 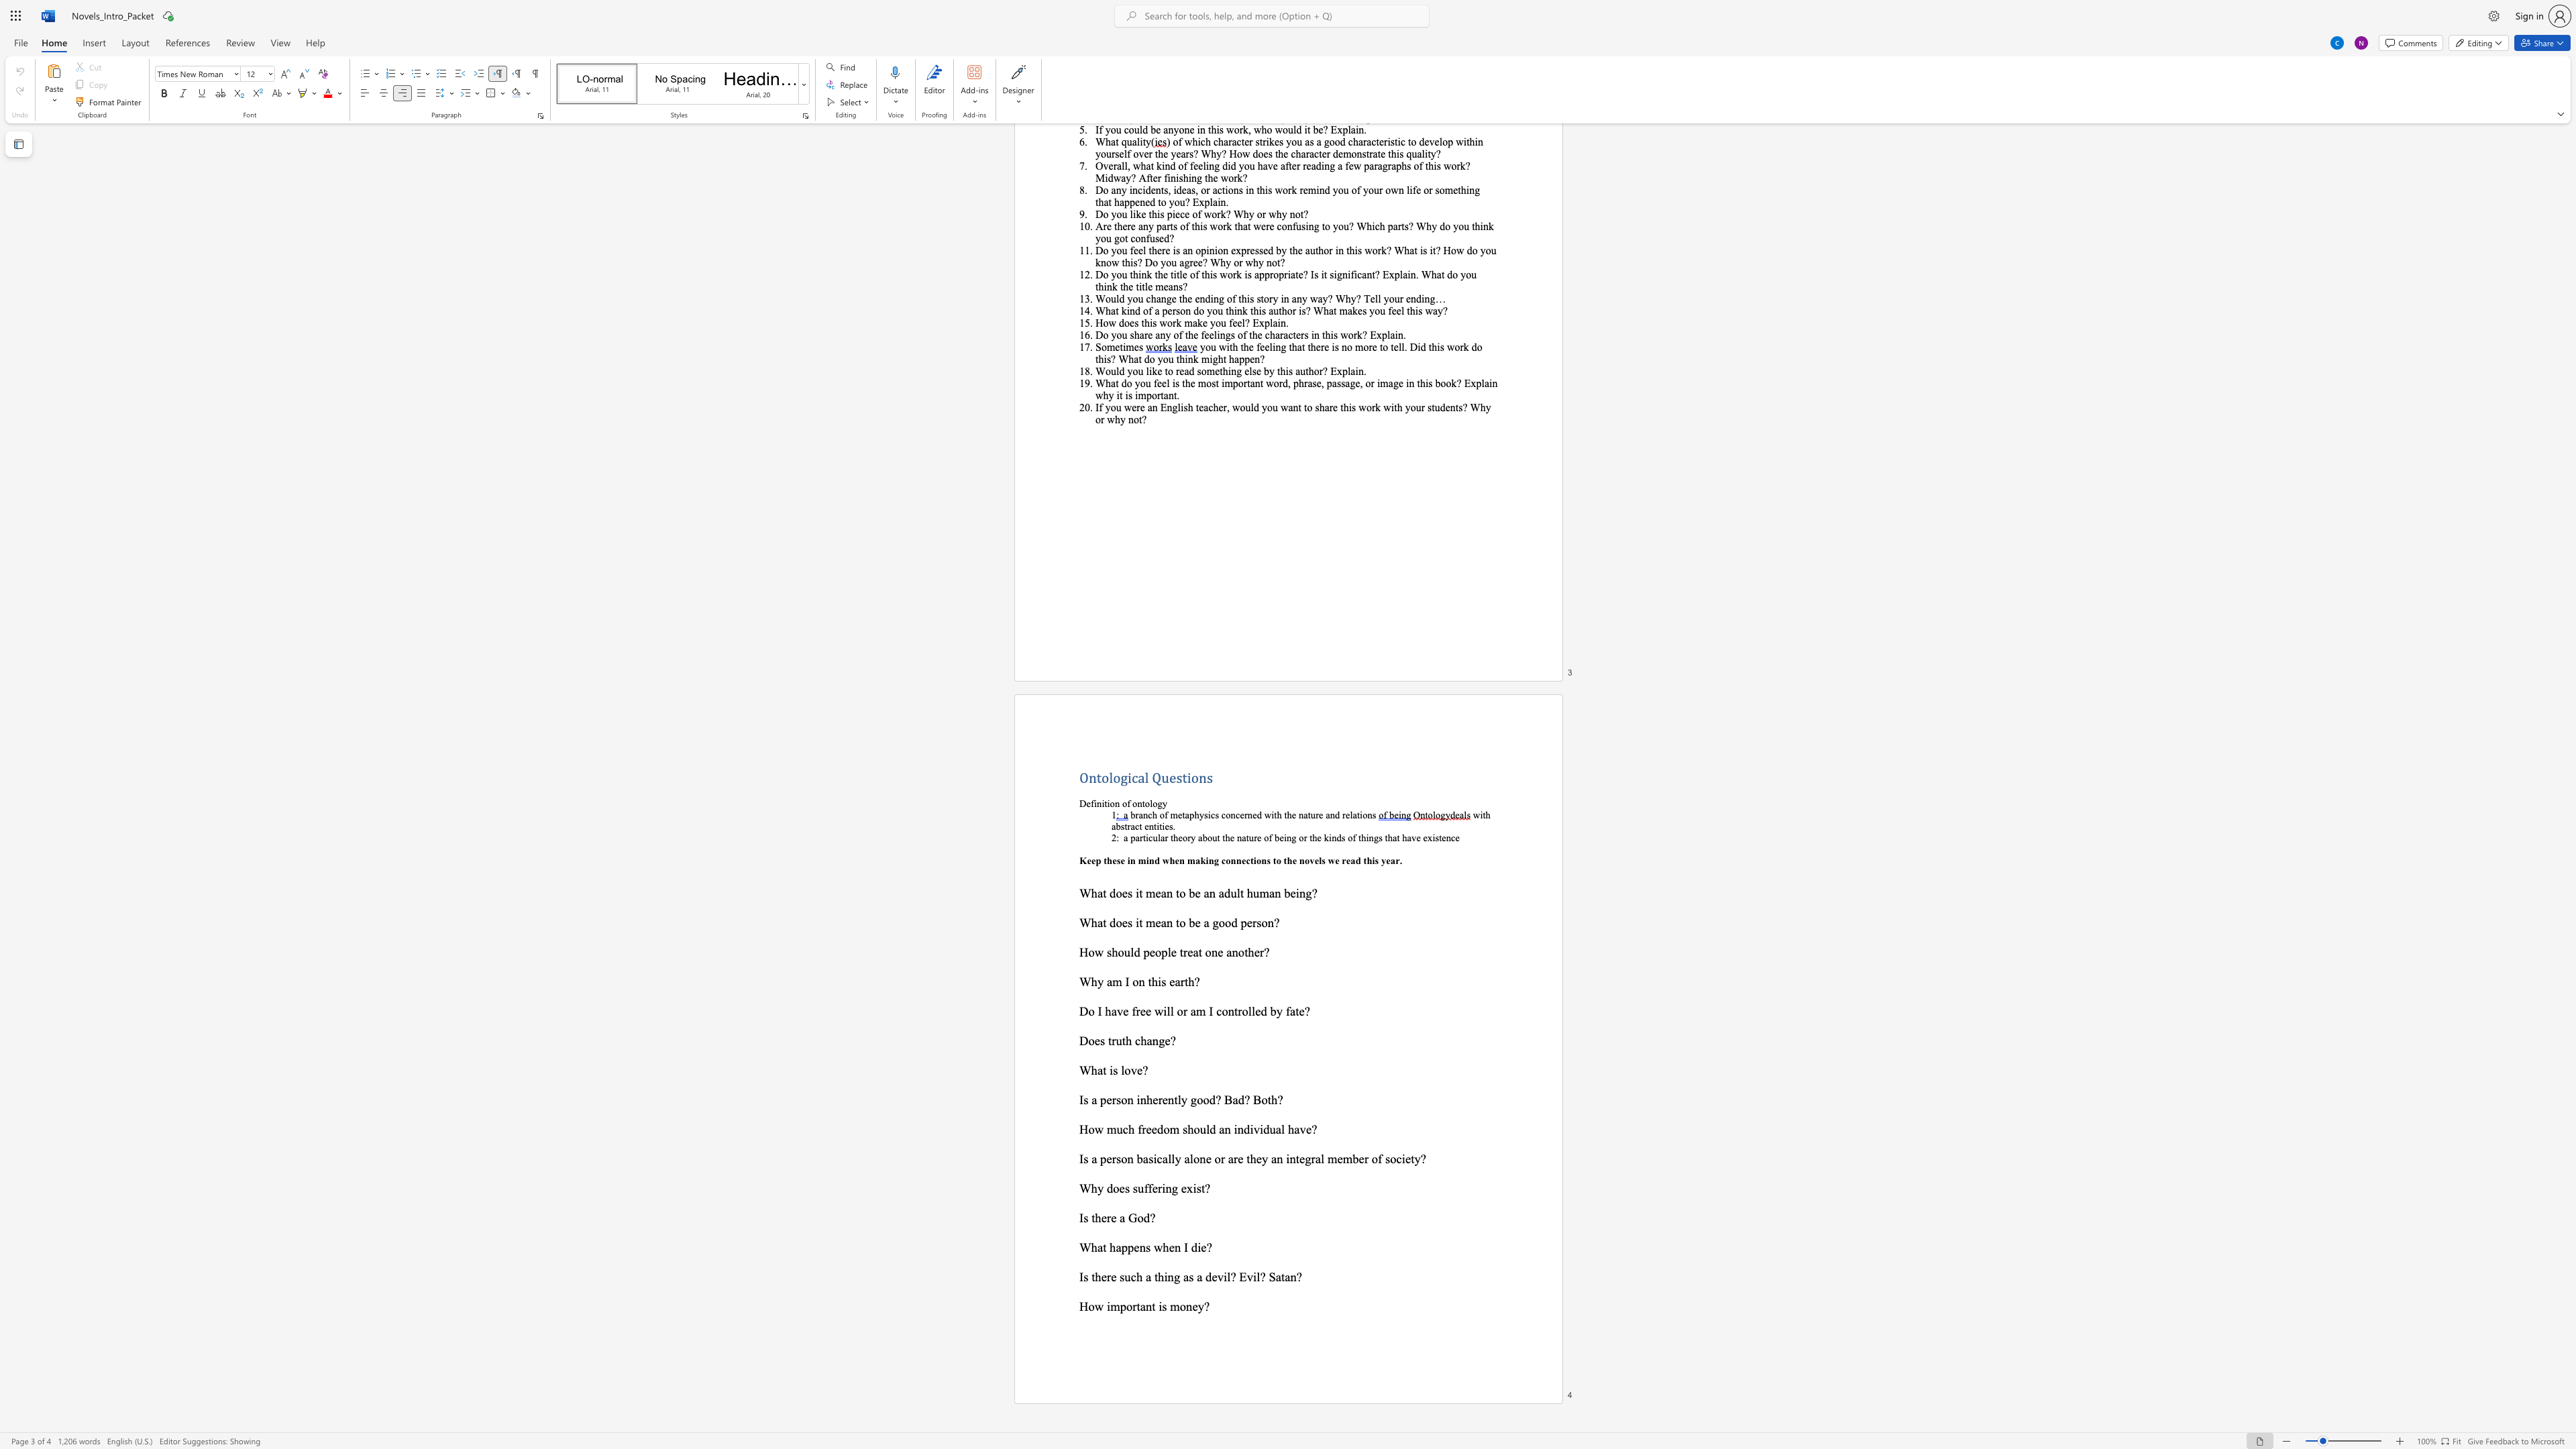 What do you see at coordinates (1091, 802) in the screenshot?
I see `the subset text "finition of ontolo" within the text "Definition of ontology"` at bounding box center [1091, 802].